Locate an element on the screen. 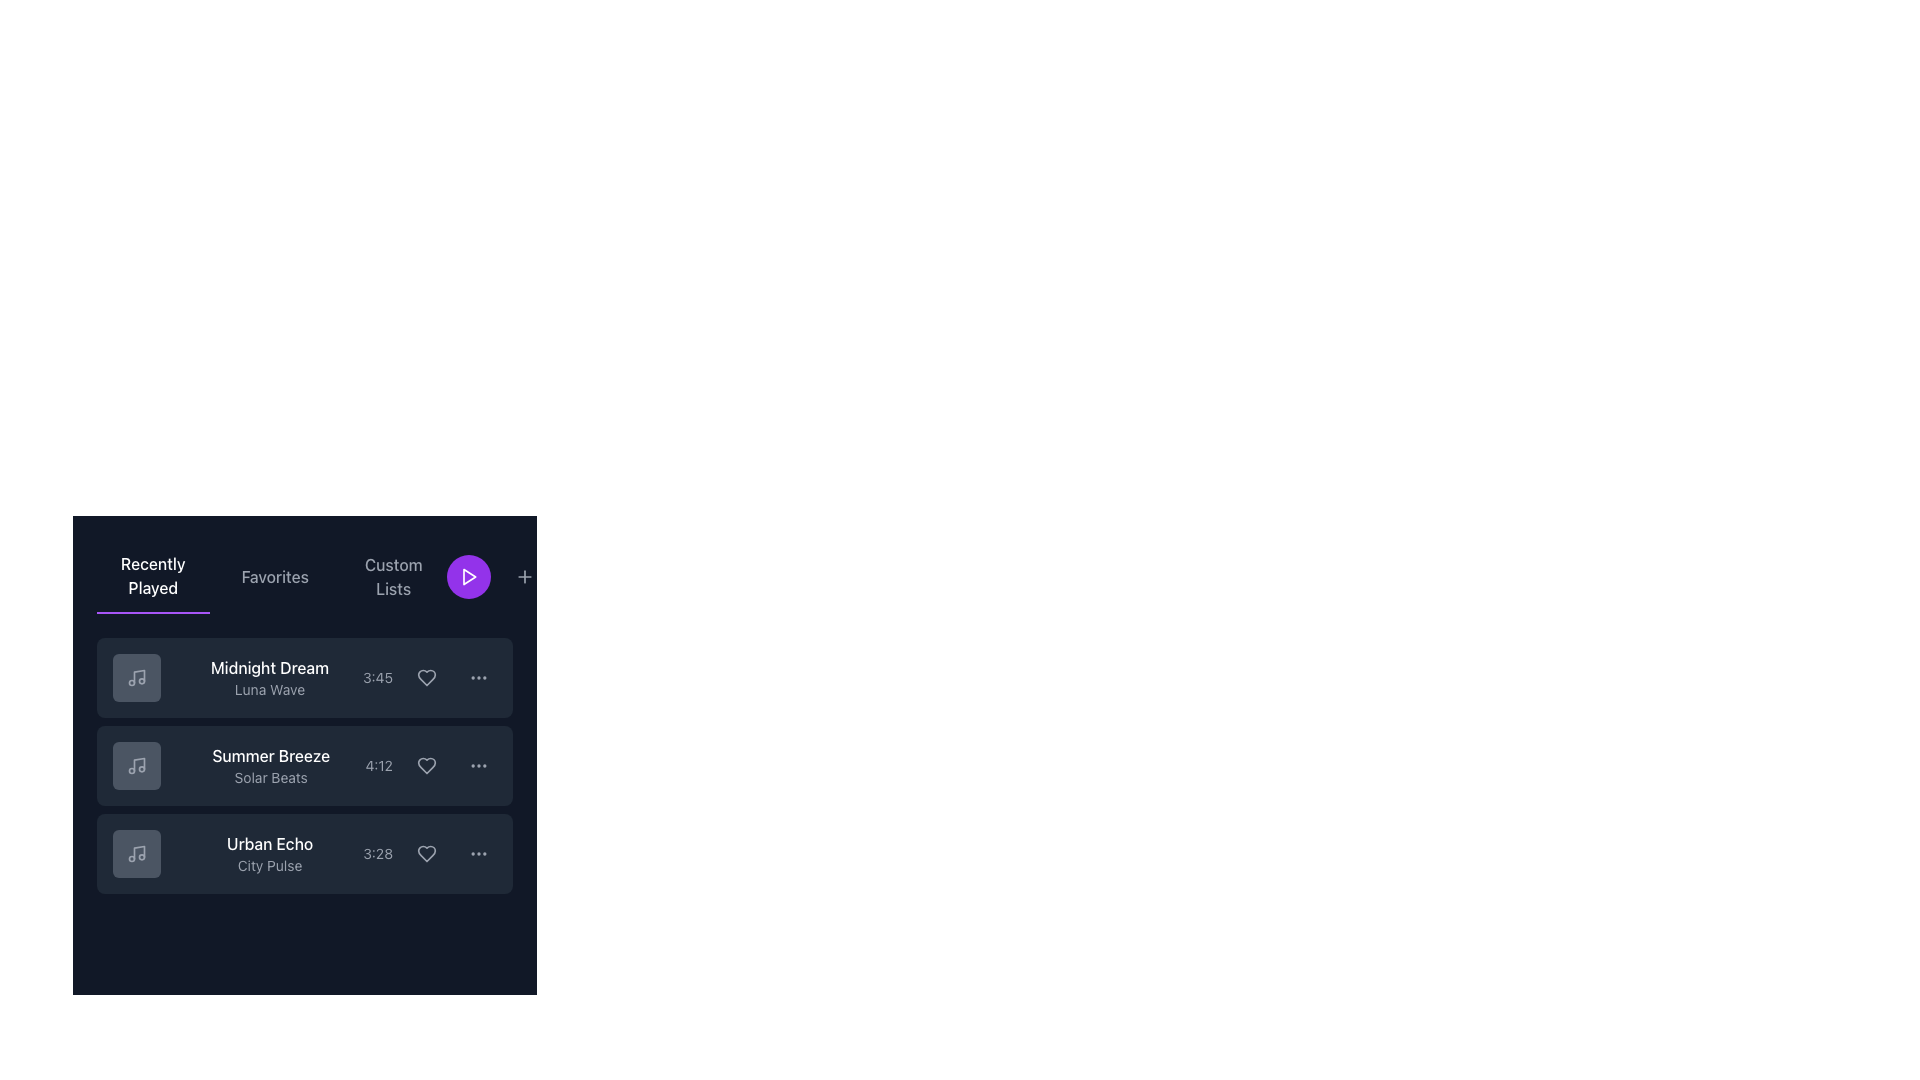 This screenshot has height=1080, width=1920. the music track icon for 'Summer Breeze' in the second row of the 'Recently Played' list item is located at coordinates (136, 765).